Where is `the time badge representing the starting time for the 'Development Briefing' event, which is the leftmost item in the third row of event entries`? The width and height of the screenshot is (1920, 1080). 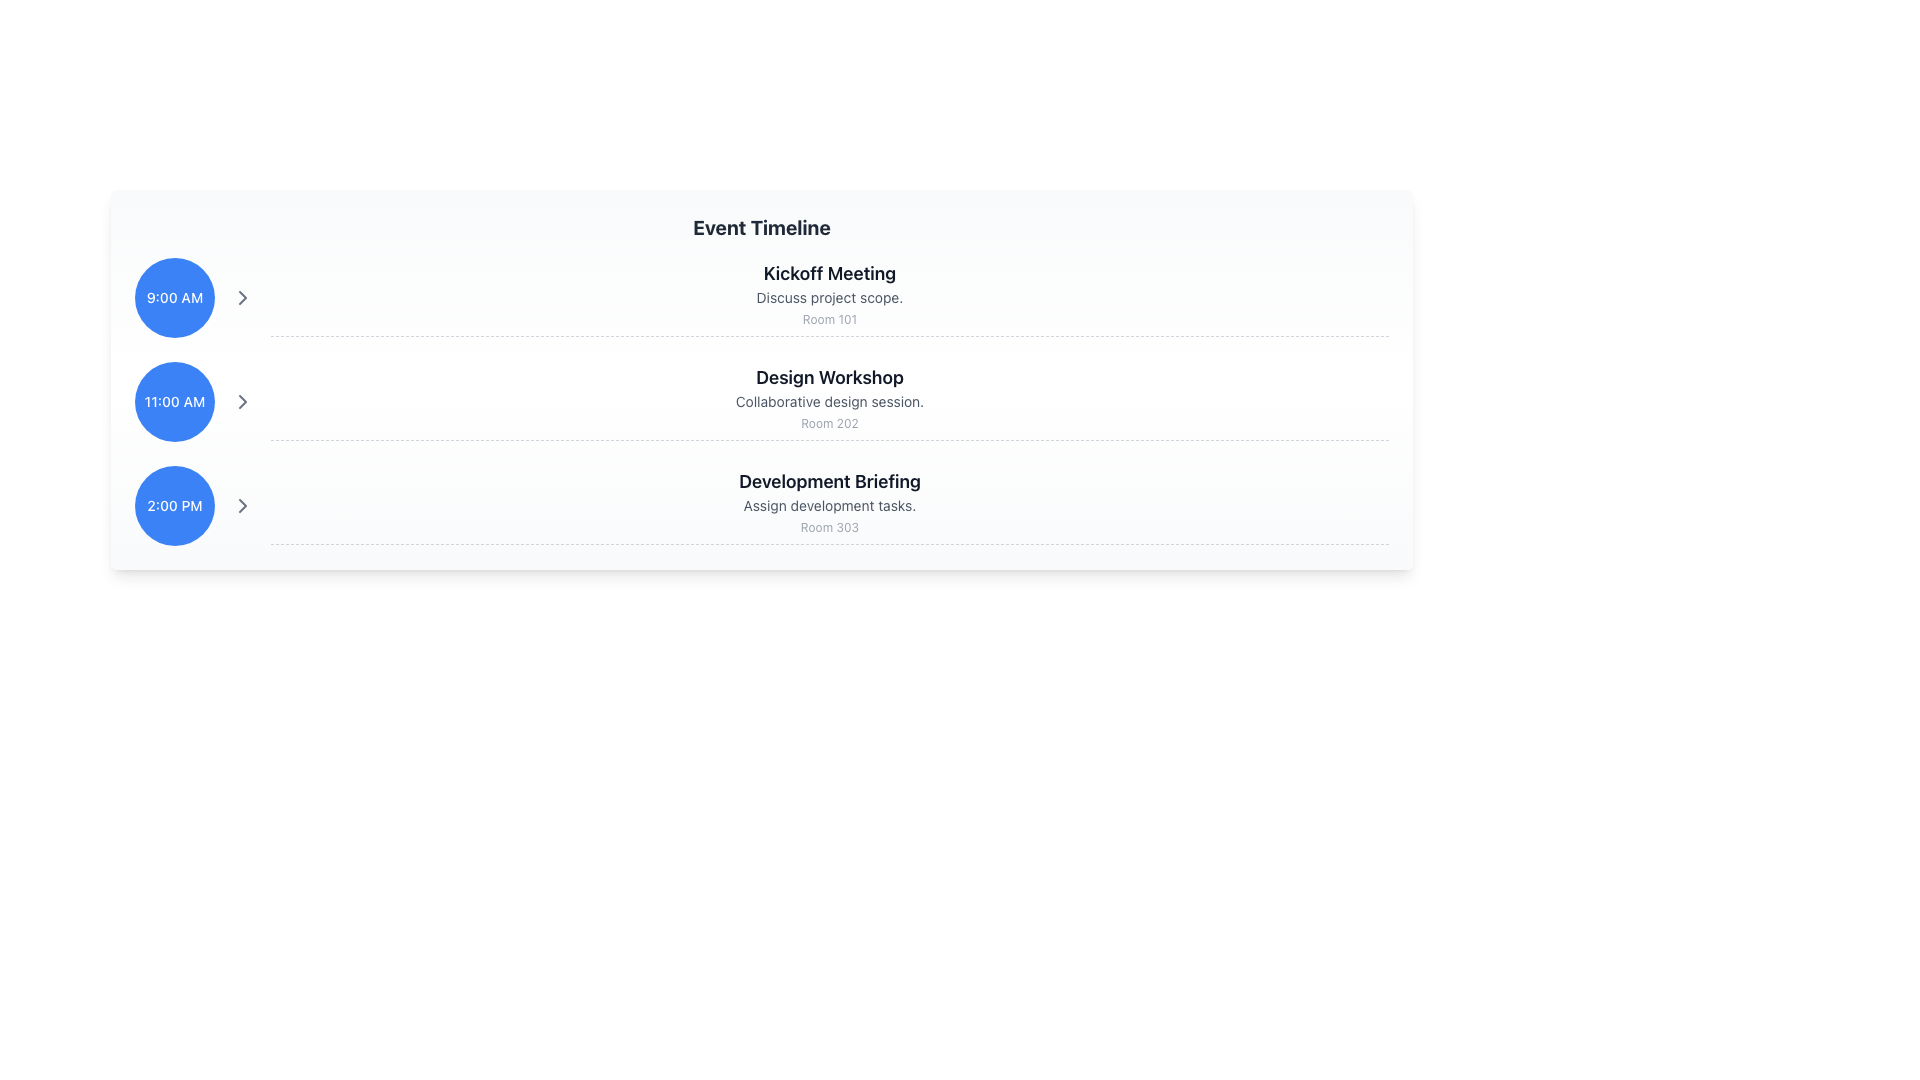
the time badge representing the starting time for the 'Development Briefing' event, which is the leftmost item in the third row of event entries is located at coordinates (174, 504).